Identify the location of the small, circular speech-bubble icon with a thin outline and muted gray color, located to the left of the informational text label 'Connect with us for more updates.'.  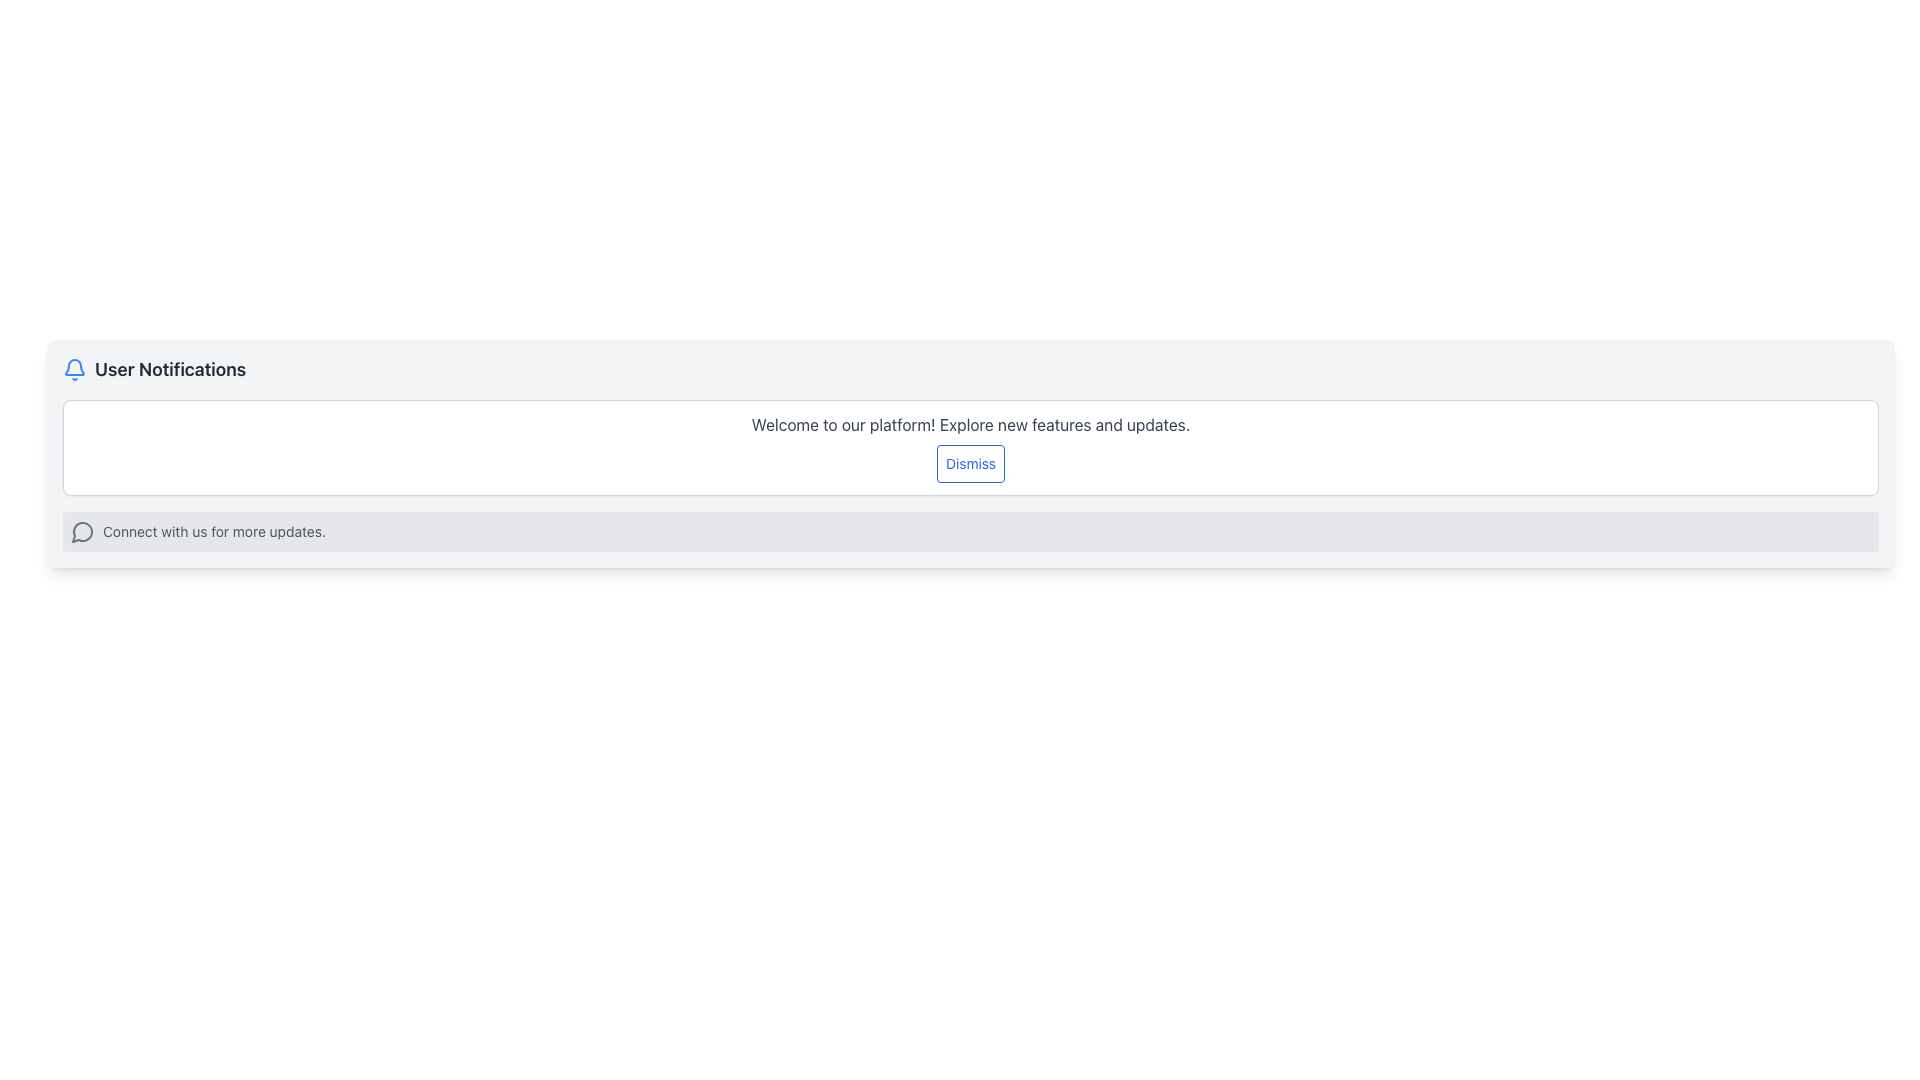
(81, 531).